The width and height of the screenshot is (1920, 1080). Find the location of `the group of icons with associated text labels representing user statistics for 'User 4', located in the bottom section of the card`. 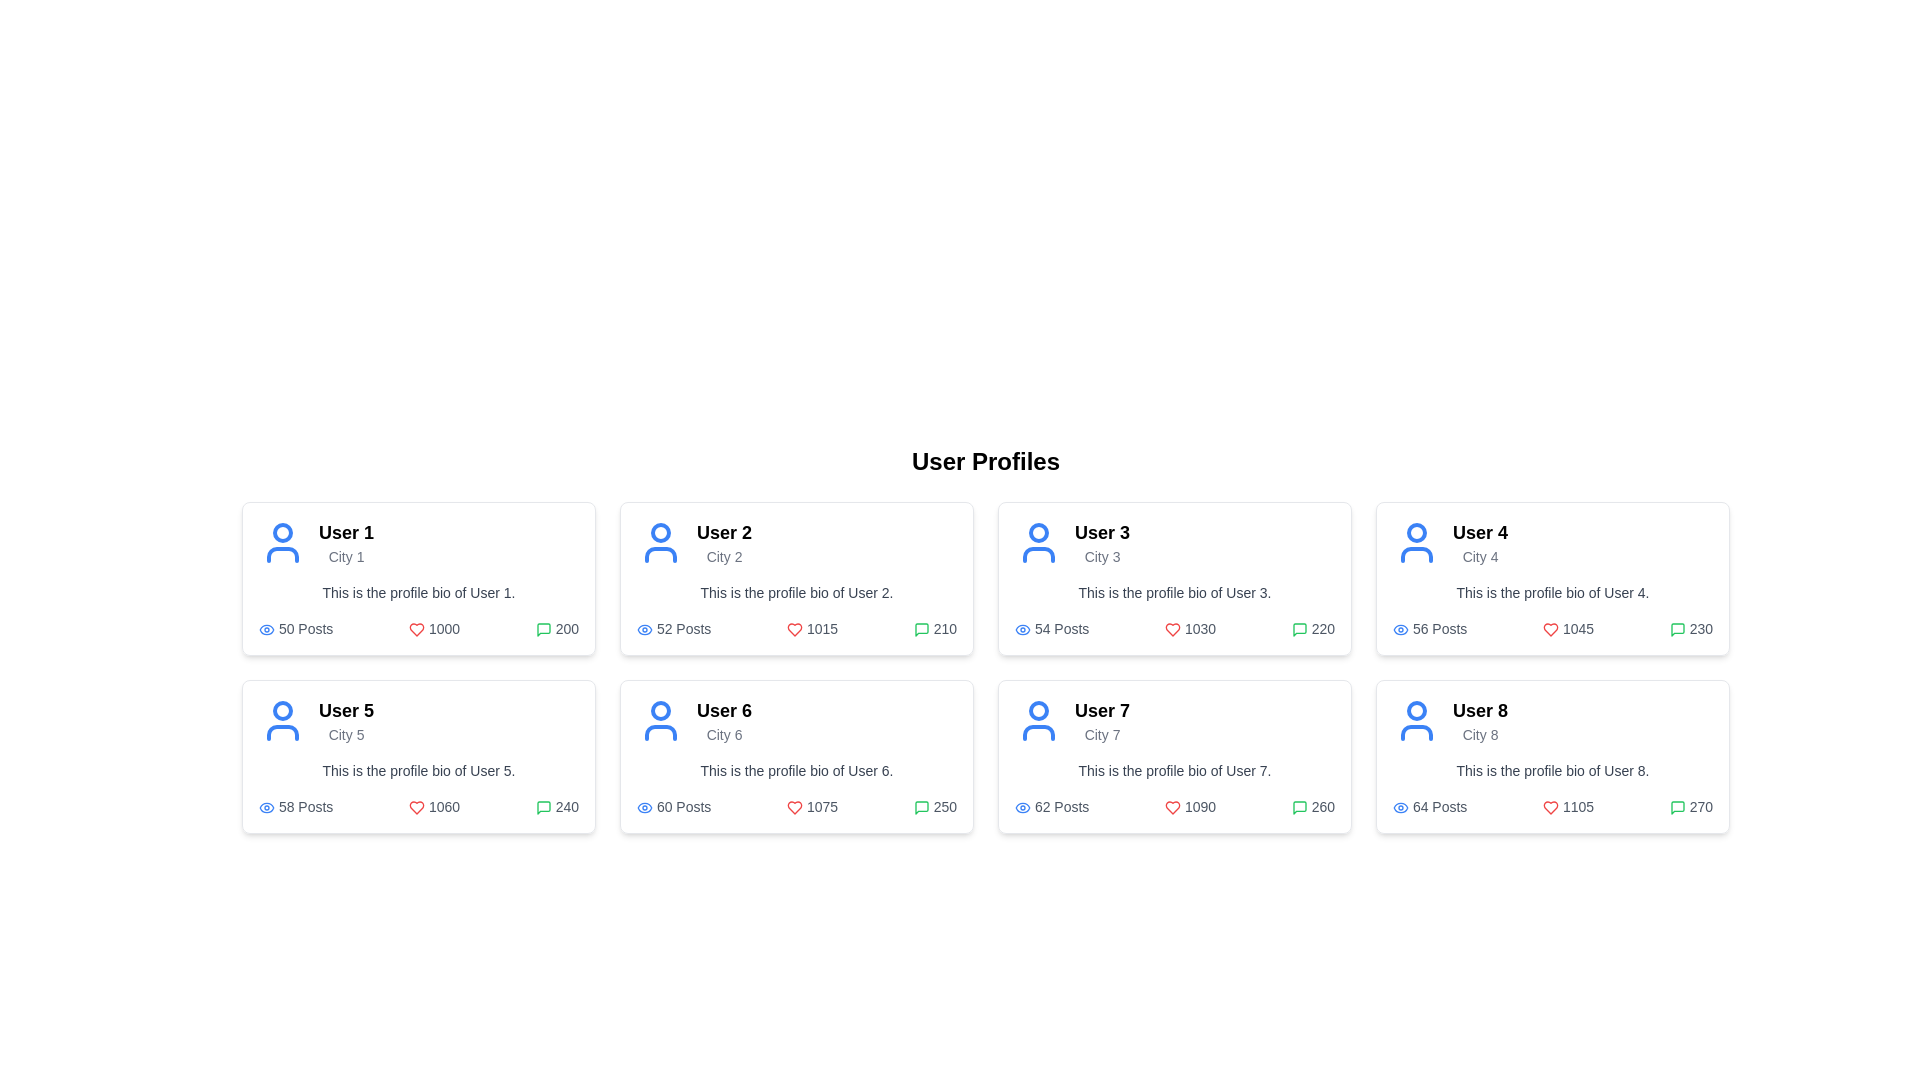

the group of icons with associated text labels representing user statistics for 'User 4', located in the bottom section of the card is located at coordinates (1552, 627).